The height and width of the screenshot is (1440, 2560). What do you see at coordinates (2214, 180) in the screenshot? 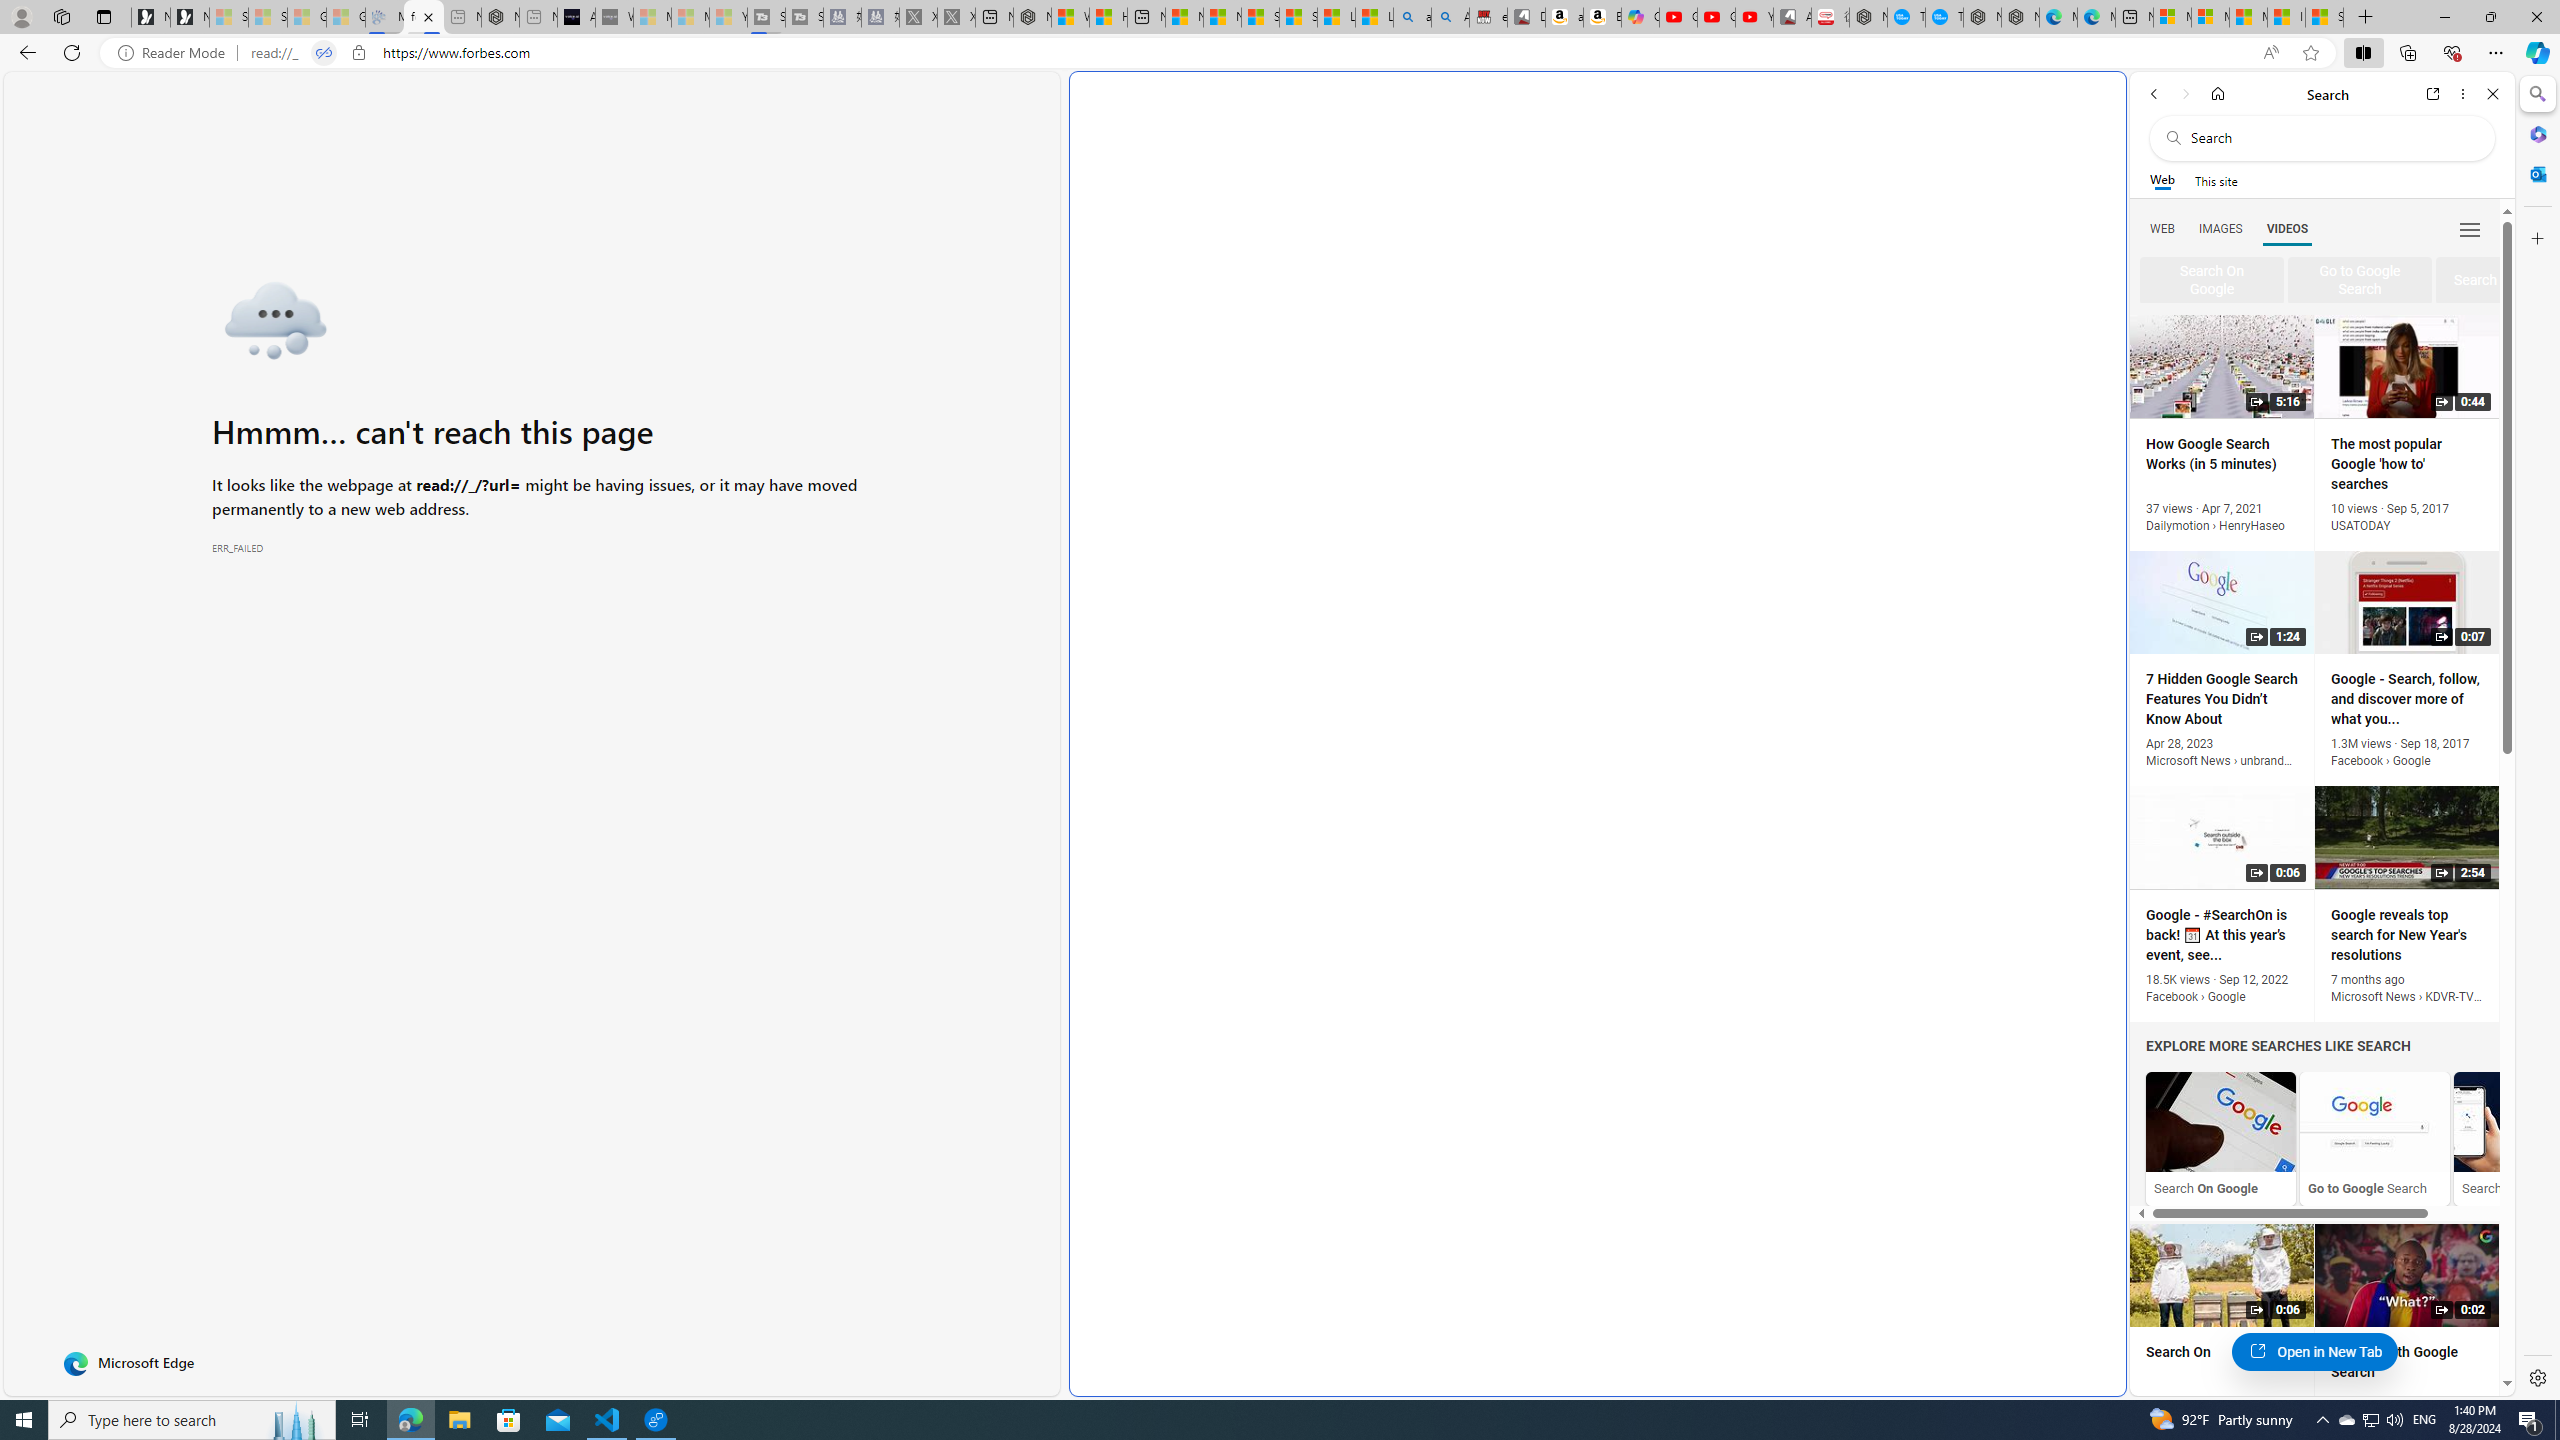
I see `'This site scope'` at bounding box center [2214, 180].